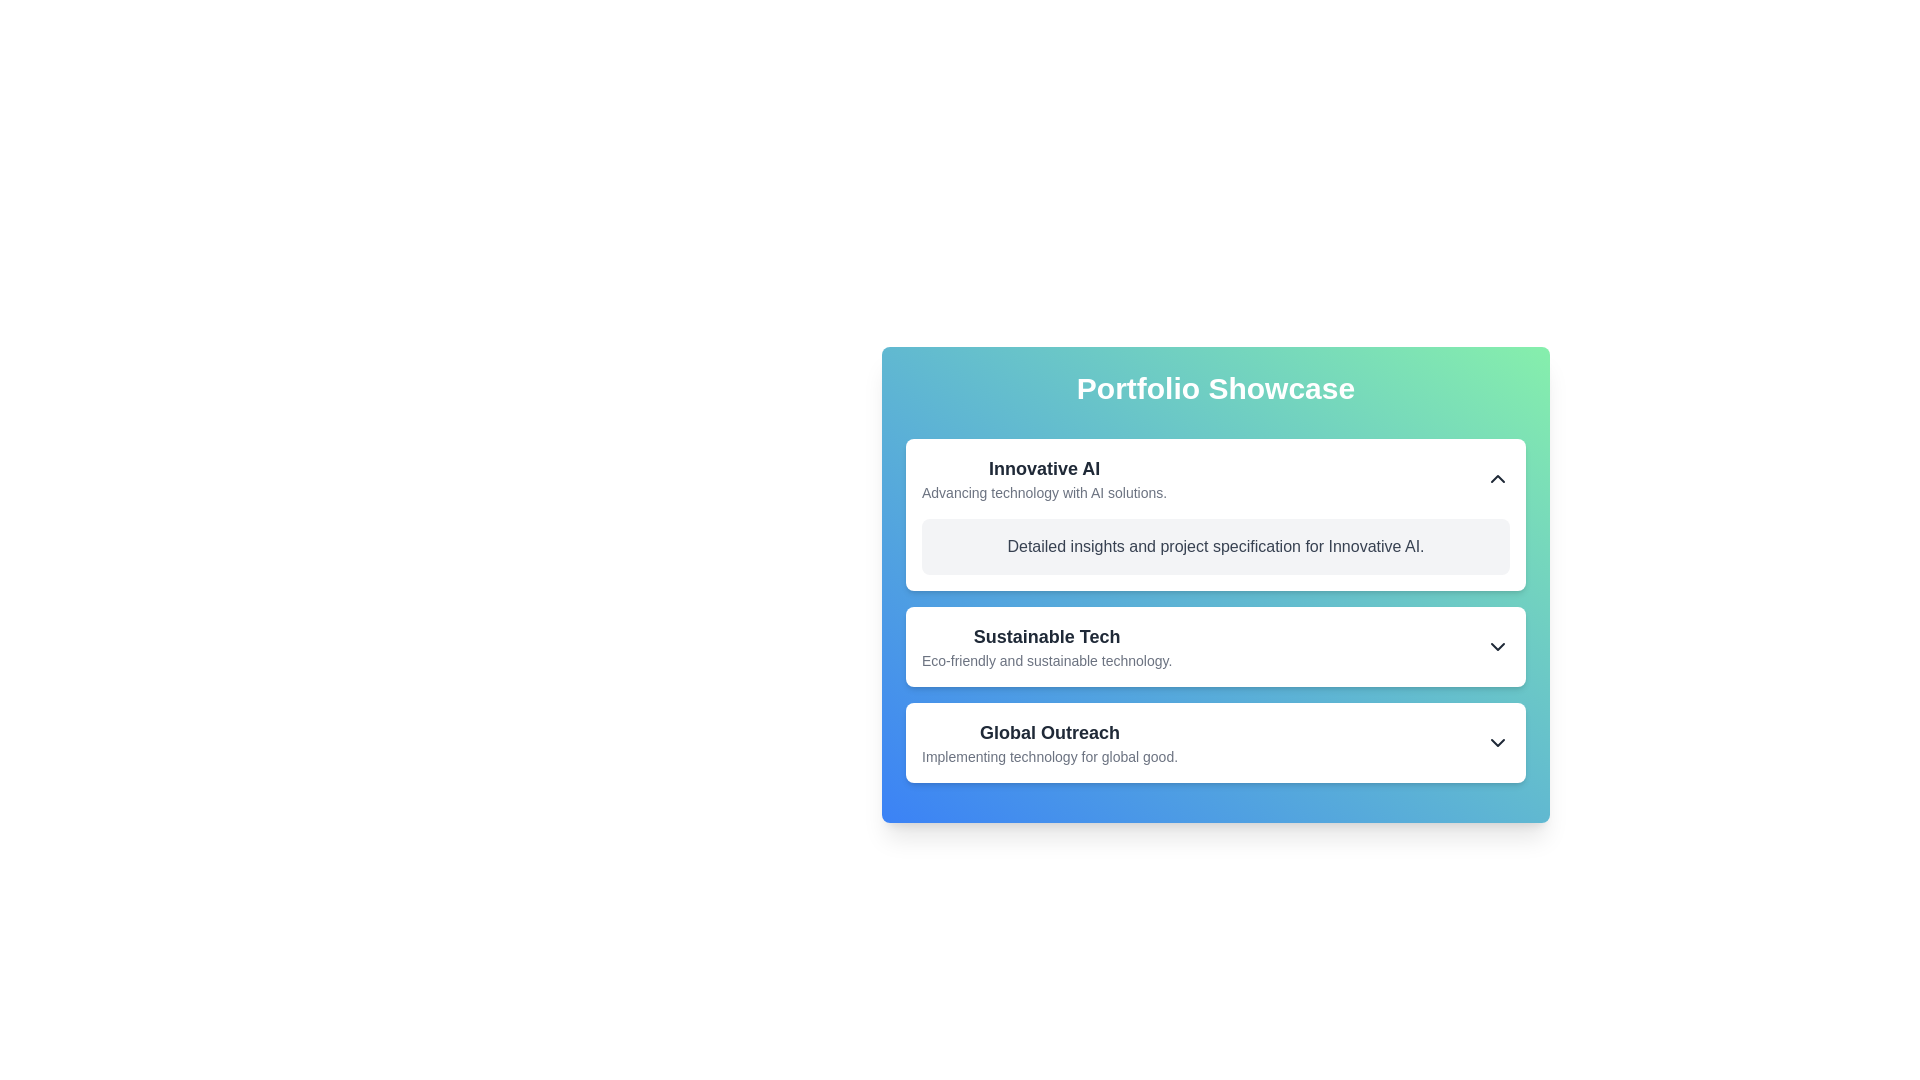  Describe the element at coordinates (1046, 660) in the screenshot. I see `the static text label that states 'Eco-friendly and sustainable technology.' located below the header 'Sustainable Tech' in the 'Portfolio Showcase' interface` at that location.